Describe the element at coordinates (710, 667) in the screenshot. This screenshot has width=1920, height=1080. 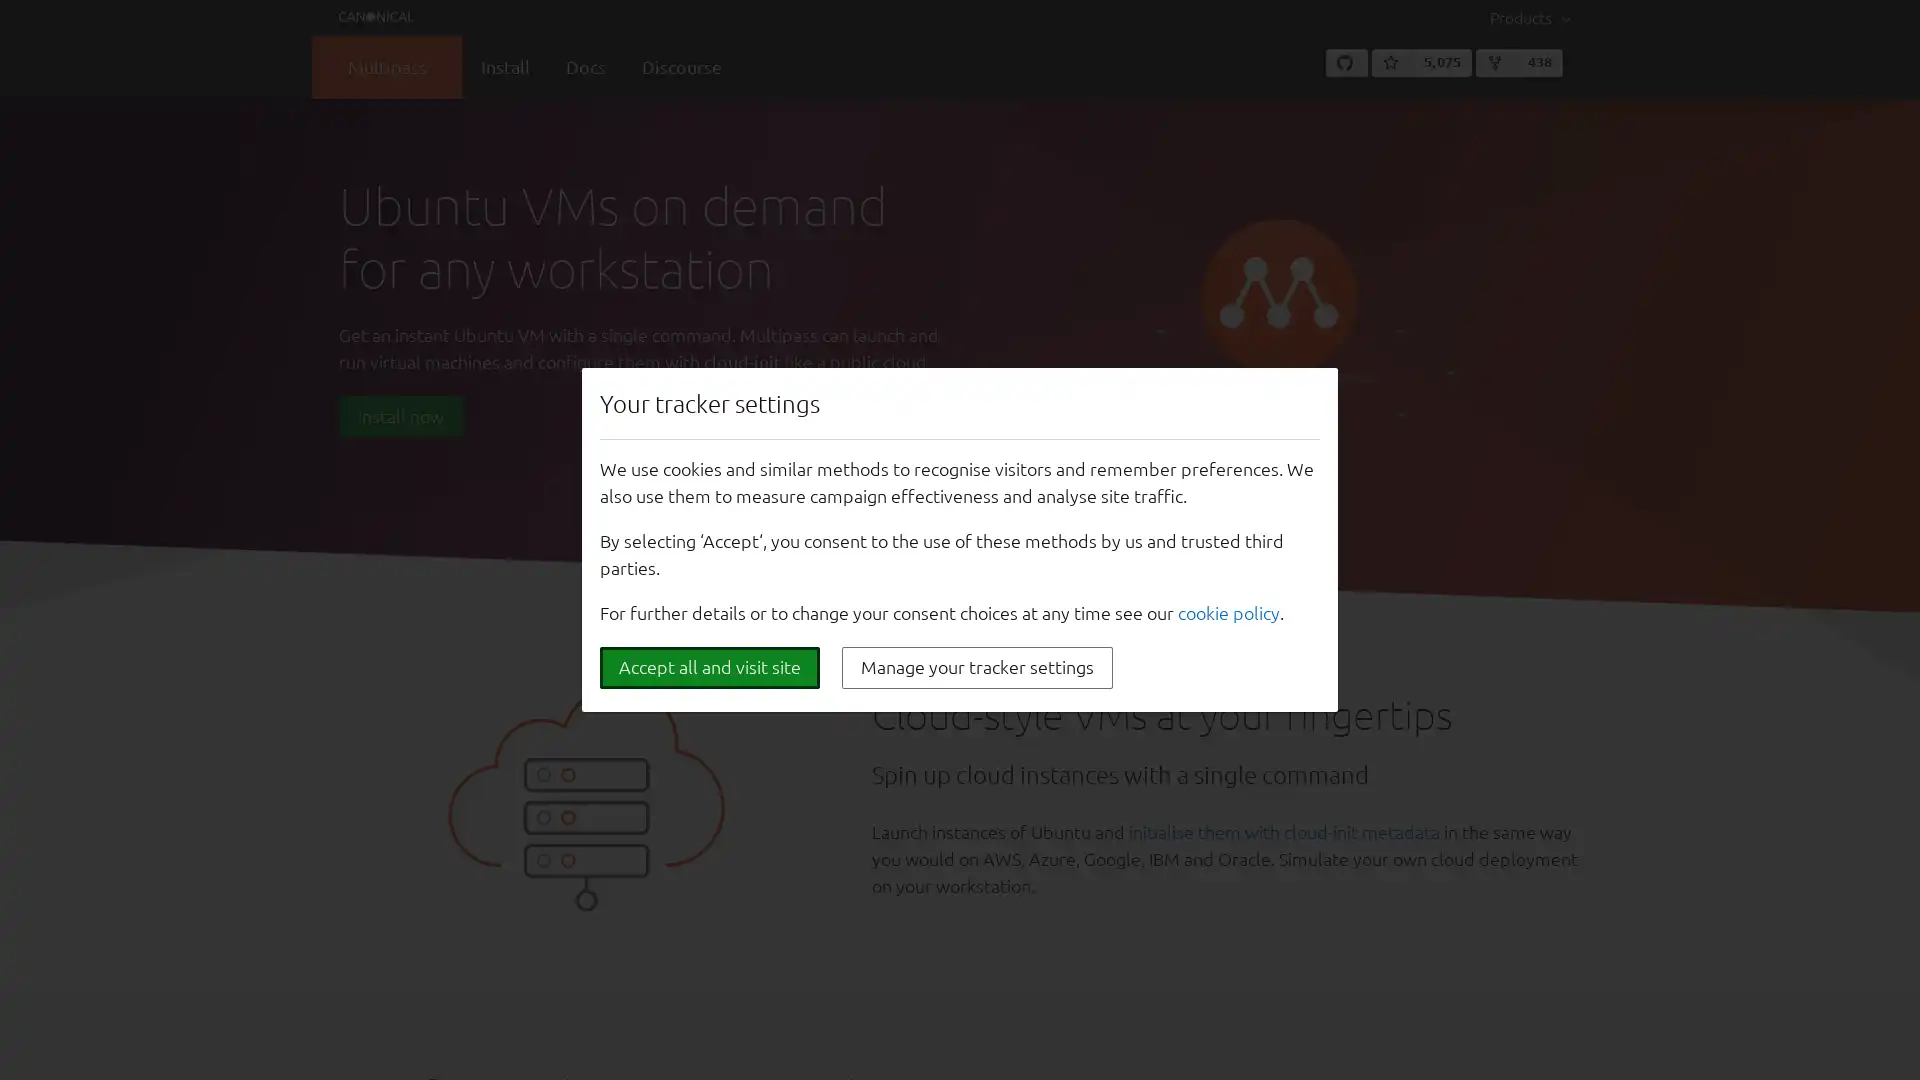
I see `Accept all and visit site` at that location.